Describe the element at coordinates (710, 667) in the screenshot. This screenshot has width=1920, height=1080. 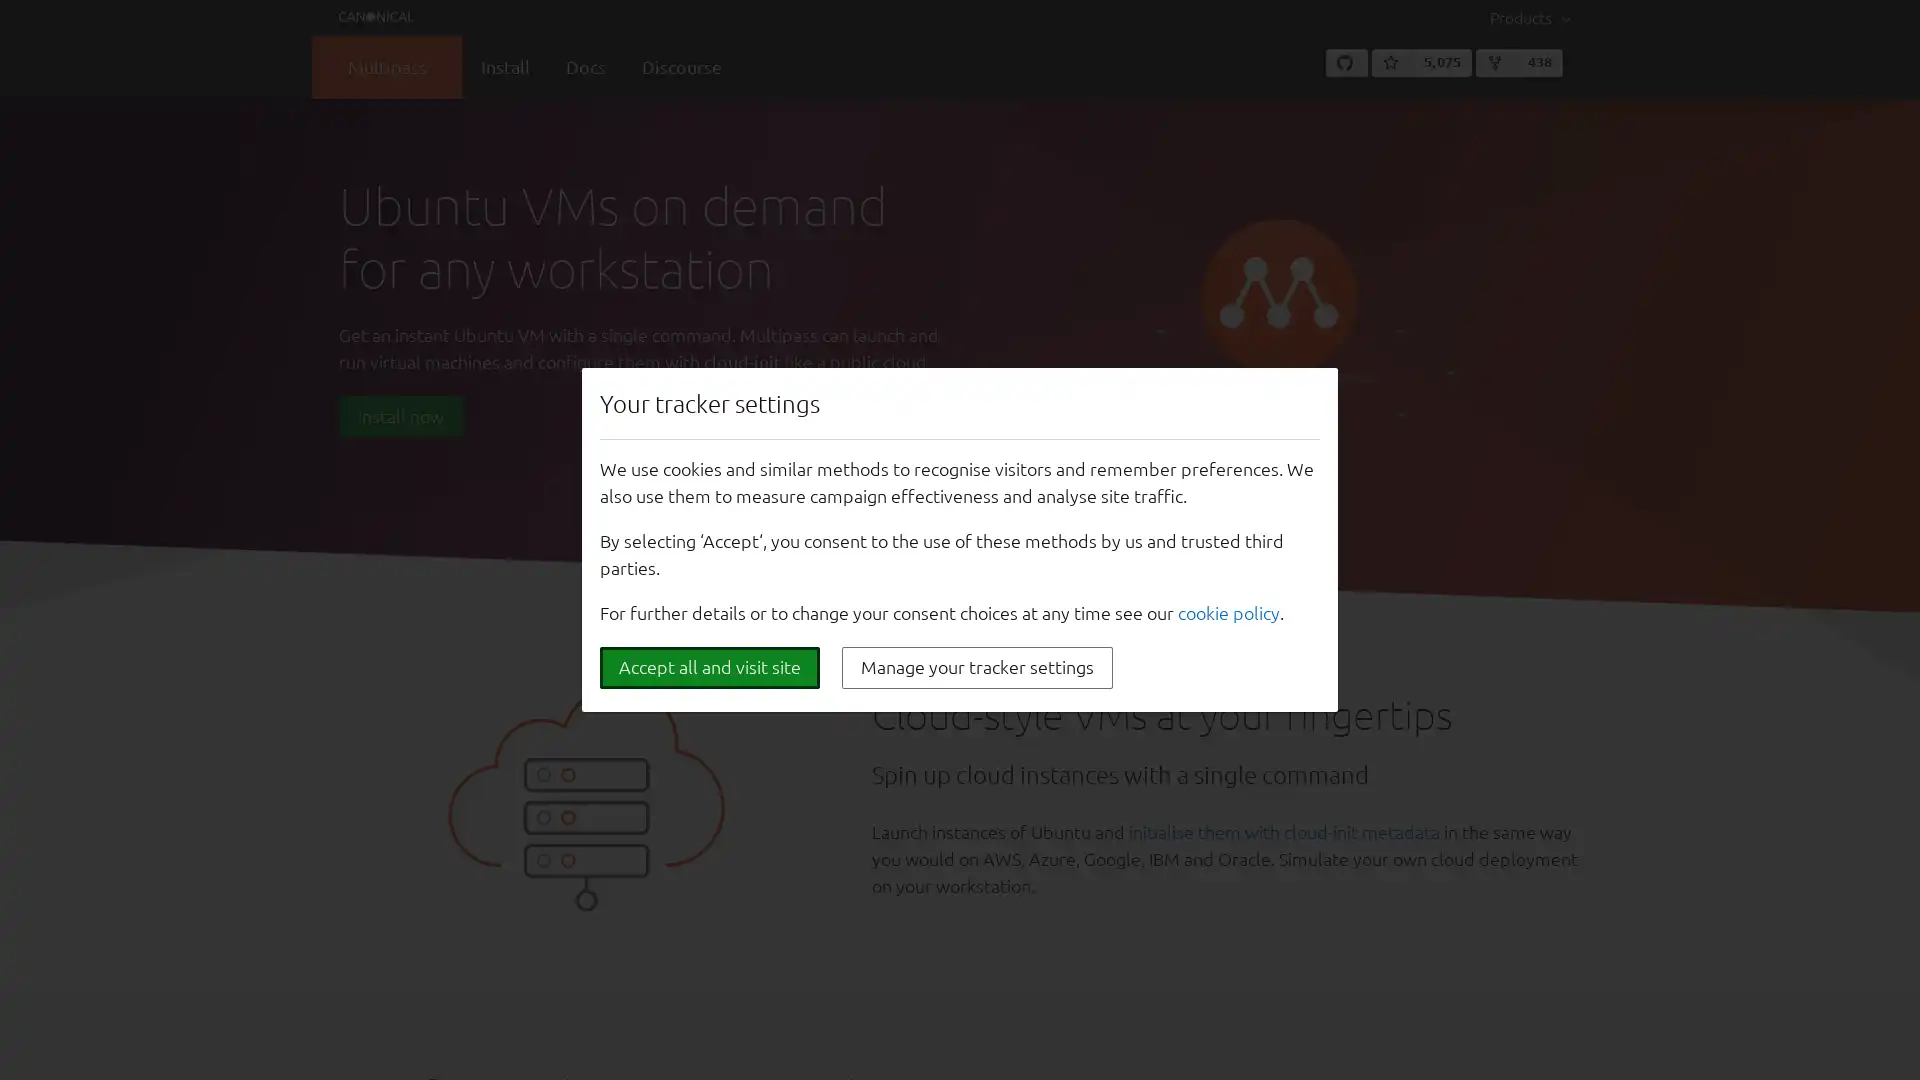
I see `Accept all and visit site` at that location.